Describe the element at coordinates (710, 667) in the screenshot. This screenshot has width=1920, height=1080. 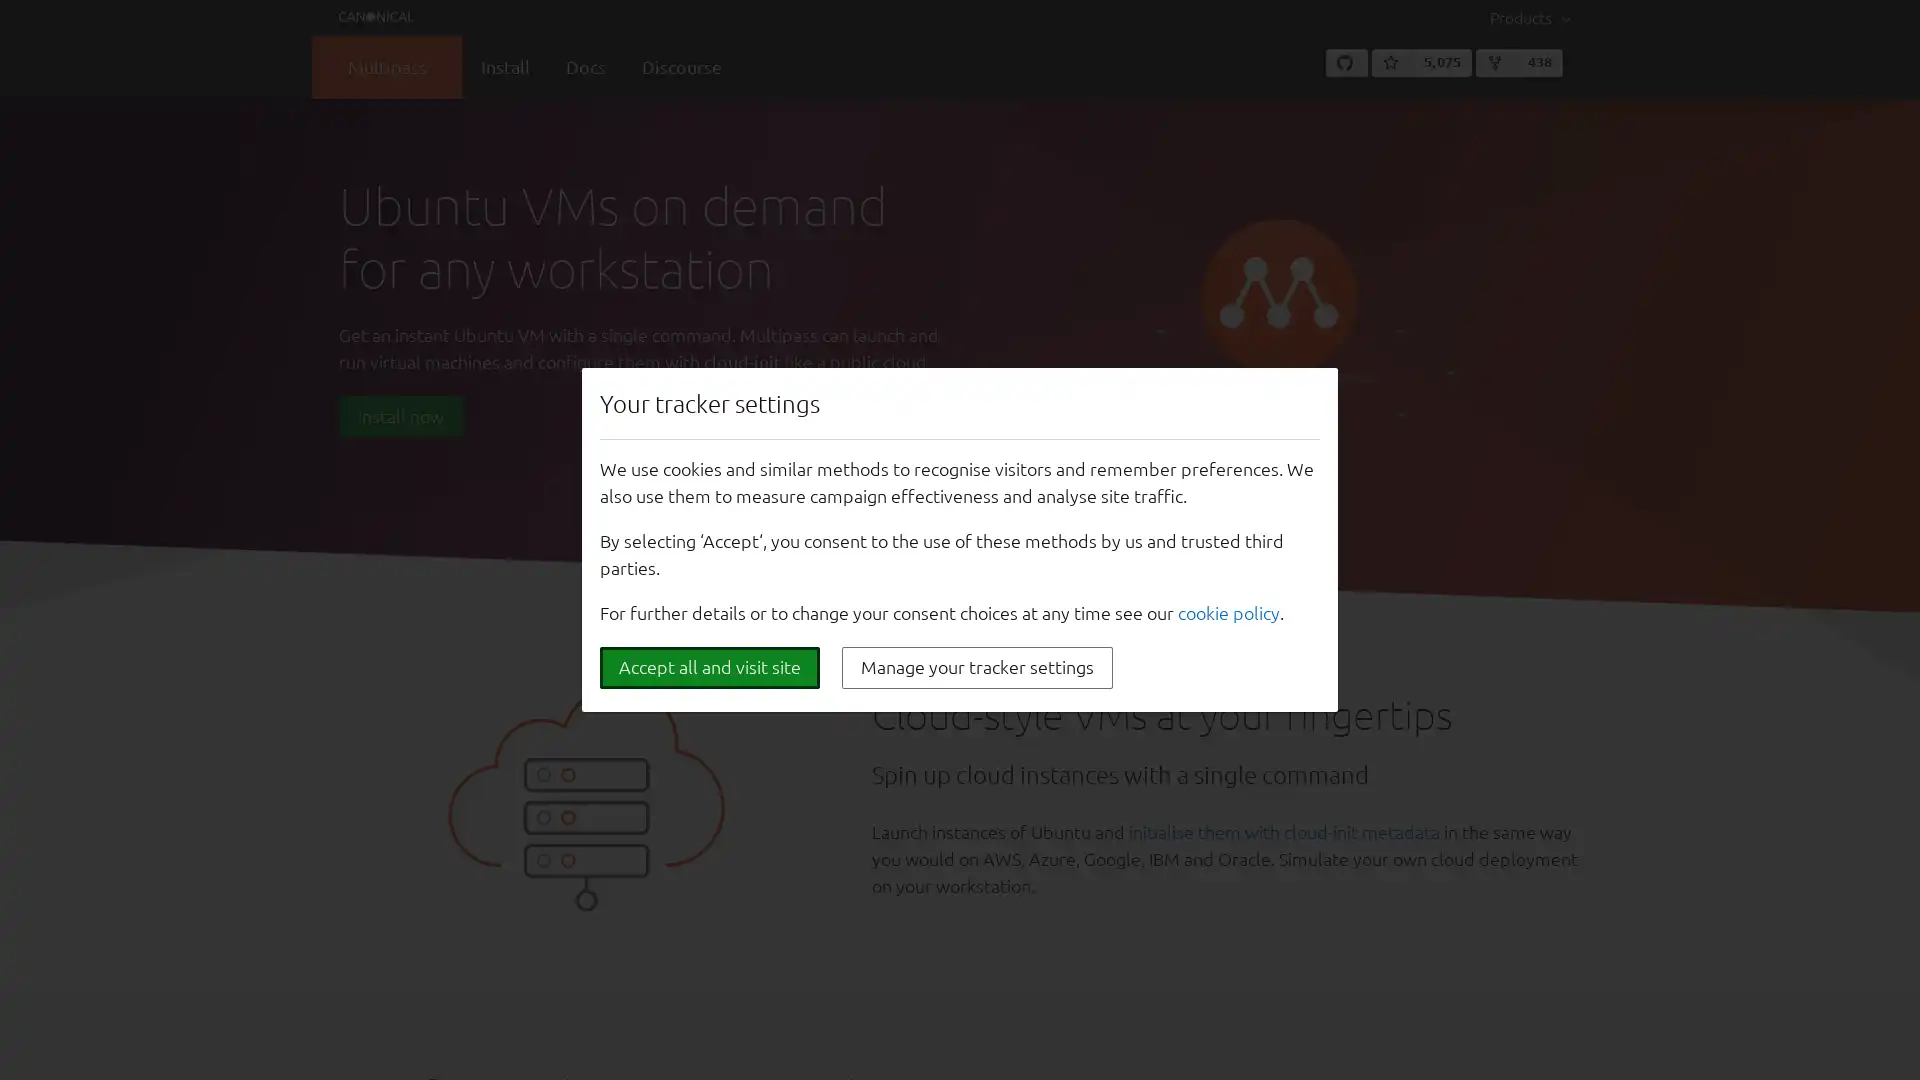
I see `Accept all and visit site` at that location.